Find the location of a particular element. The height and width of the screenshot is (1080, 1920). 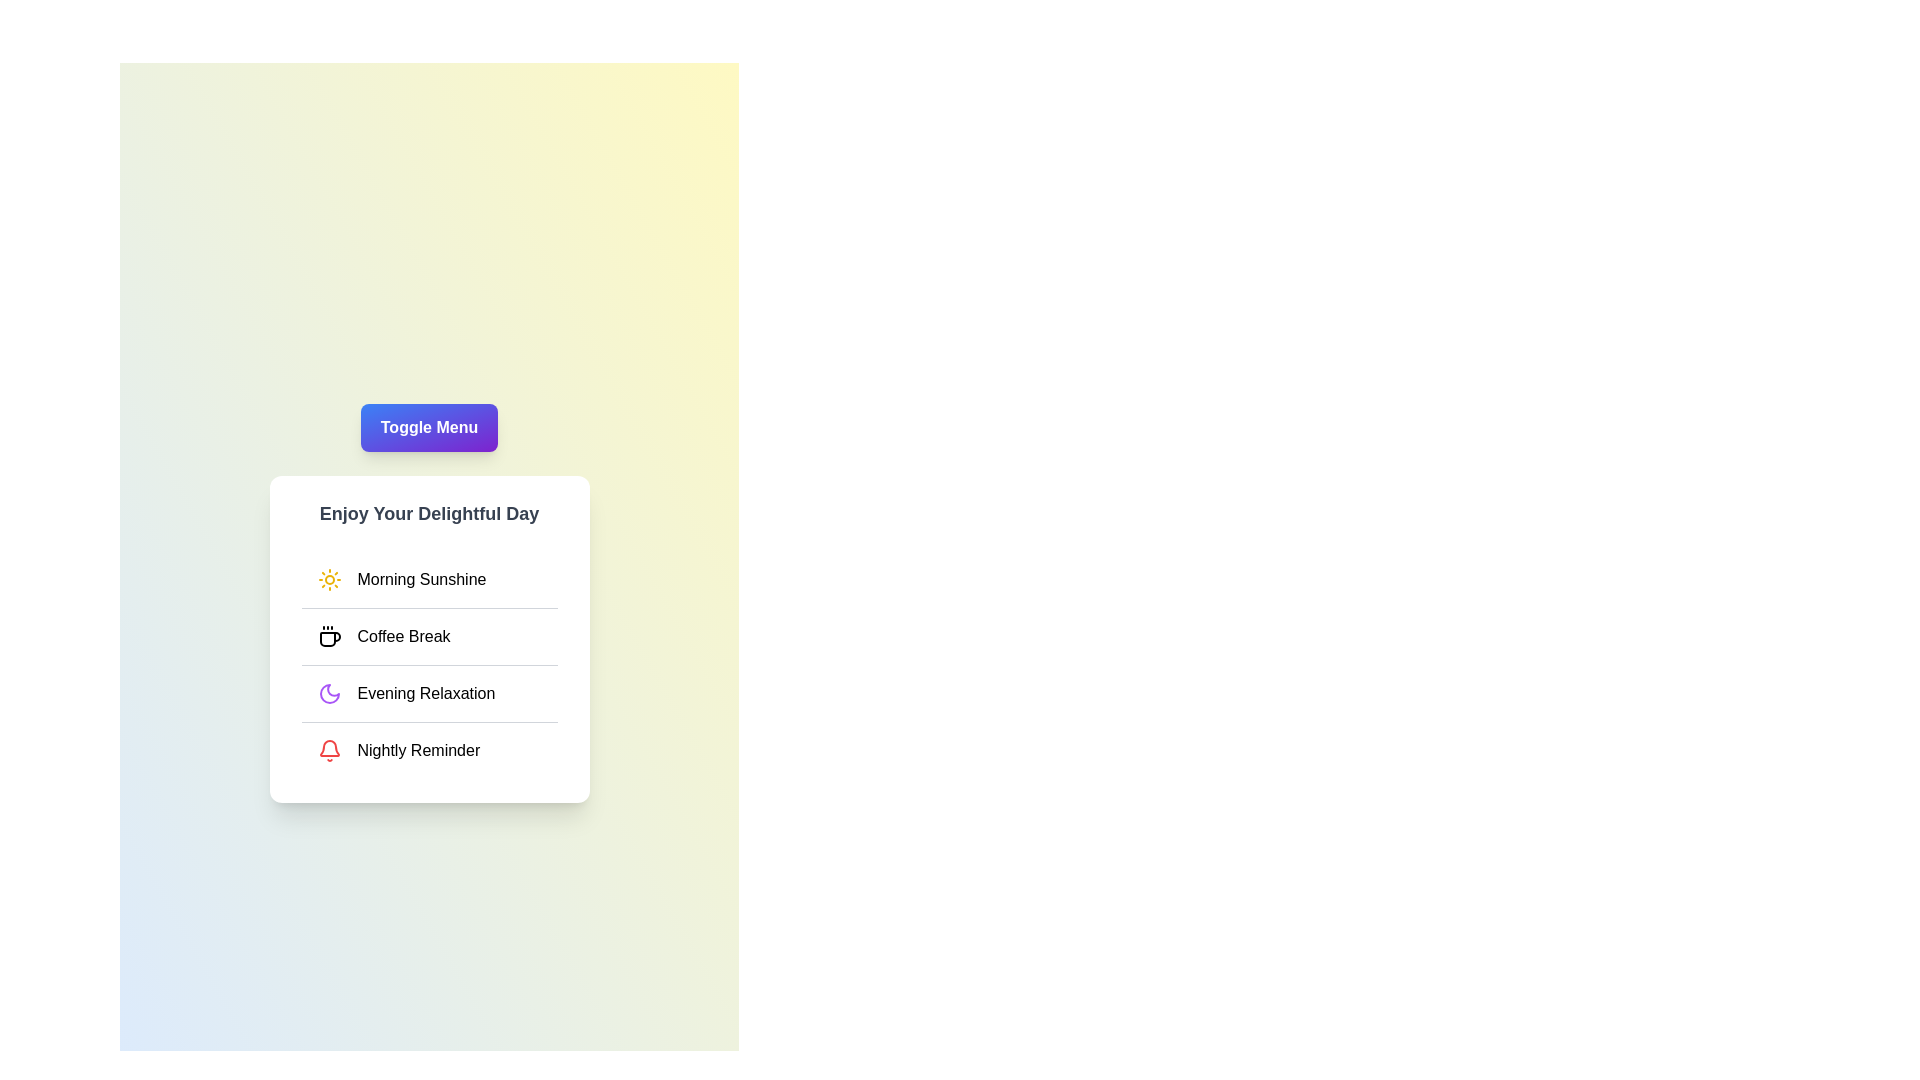

the menu item Coffee Break is located at coordinates (428, 636).